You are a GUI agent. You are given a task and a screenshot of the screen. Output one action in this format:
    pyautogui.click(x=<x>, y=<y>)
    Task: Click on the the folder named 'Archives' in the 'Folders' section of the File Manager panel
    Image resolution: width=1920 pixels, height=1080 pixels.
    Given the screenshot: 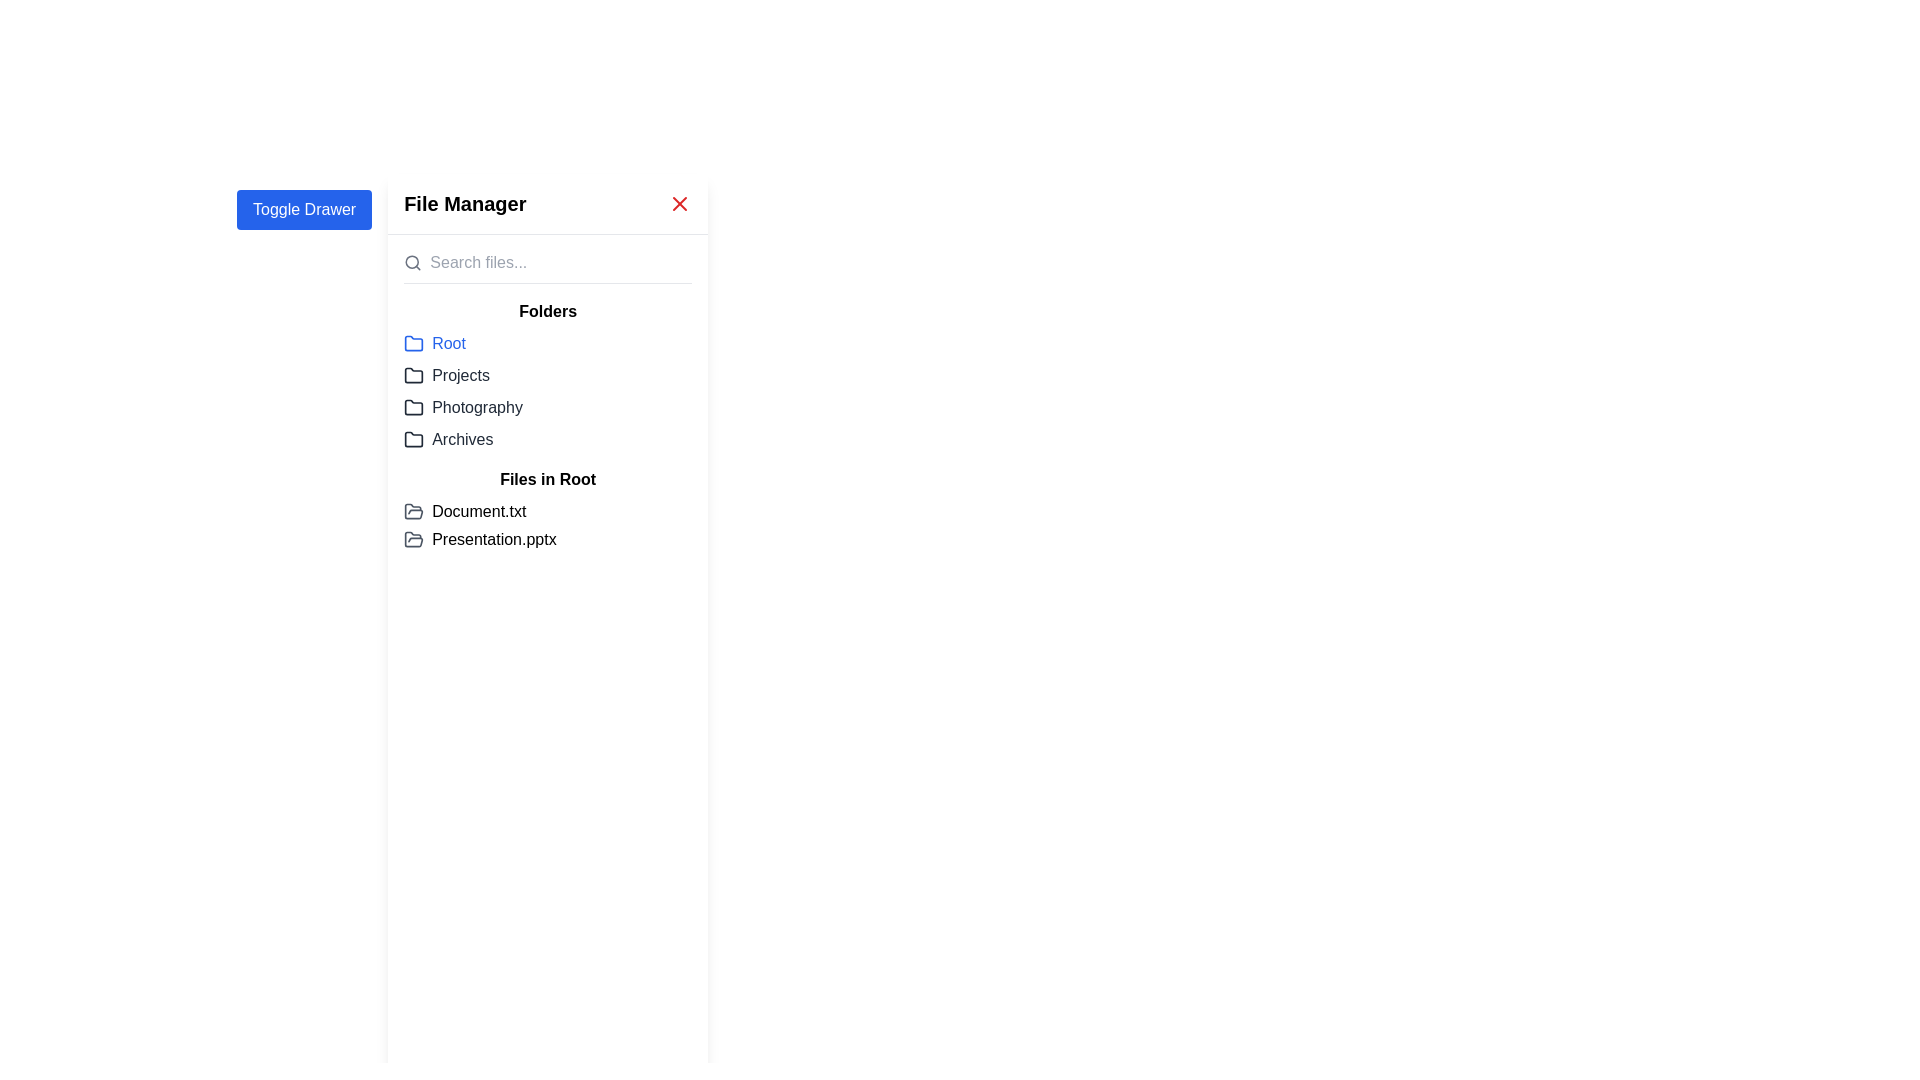 What is the action you would take?
    pyautogui.click(x=547, y=438)
    